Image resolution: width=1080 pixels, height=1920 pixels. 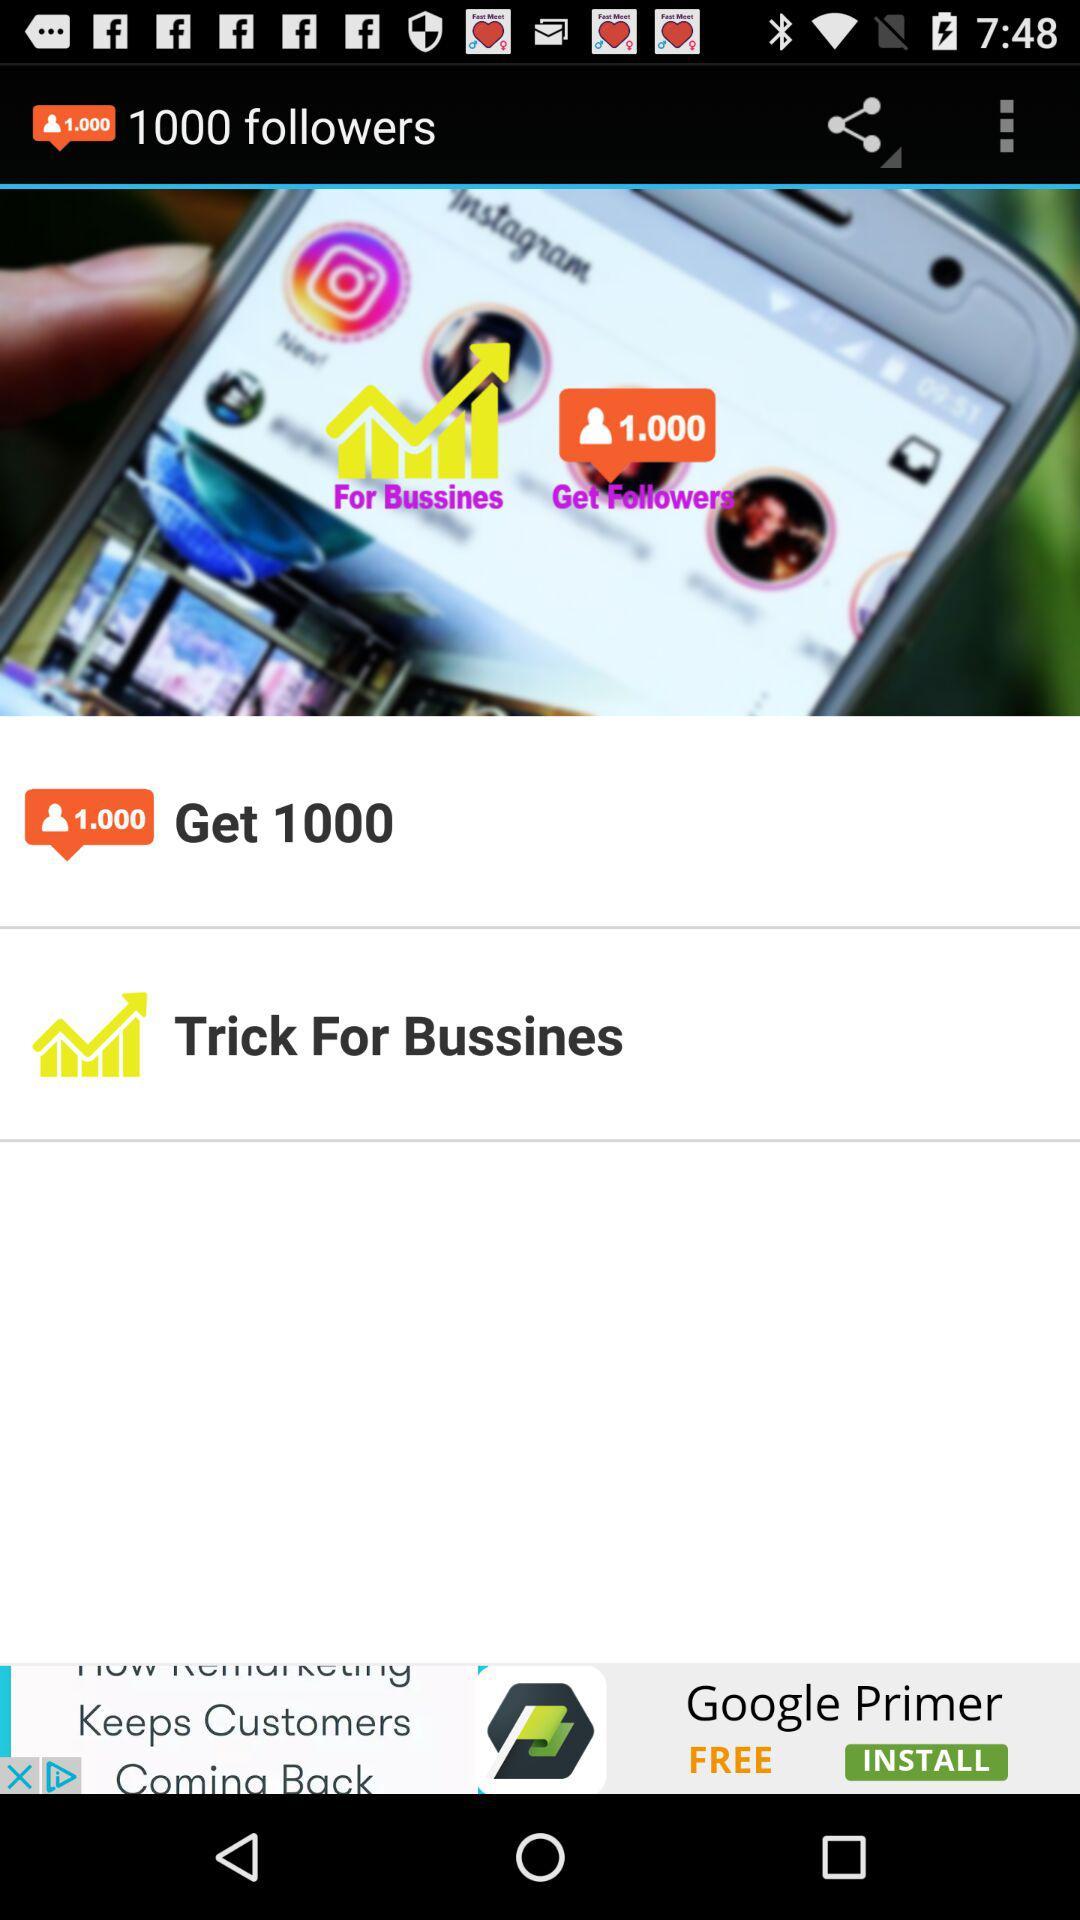 I want to click on adverts, so click(x=540, y=1727).